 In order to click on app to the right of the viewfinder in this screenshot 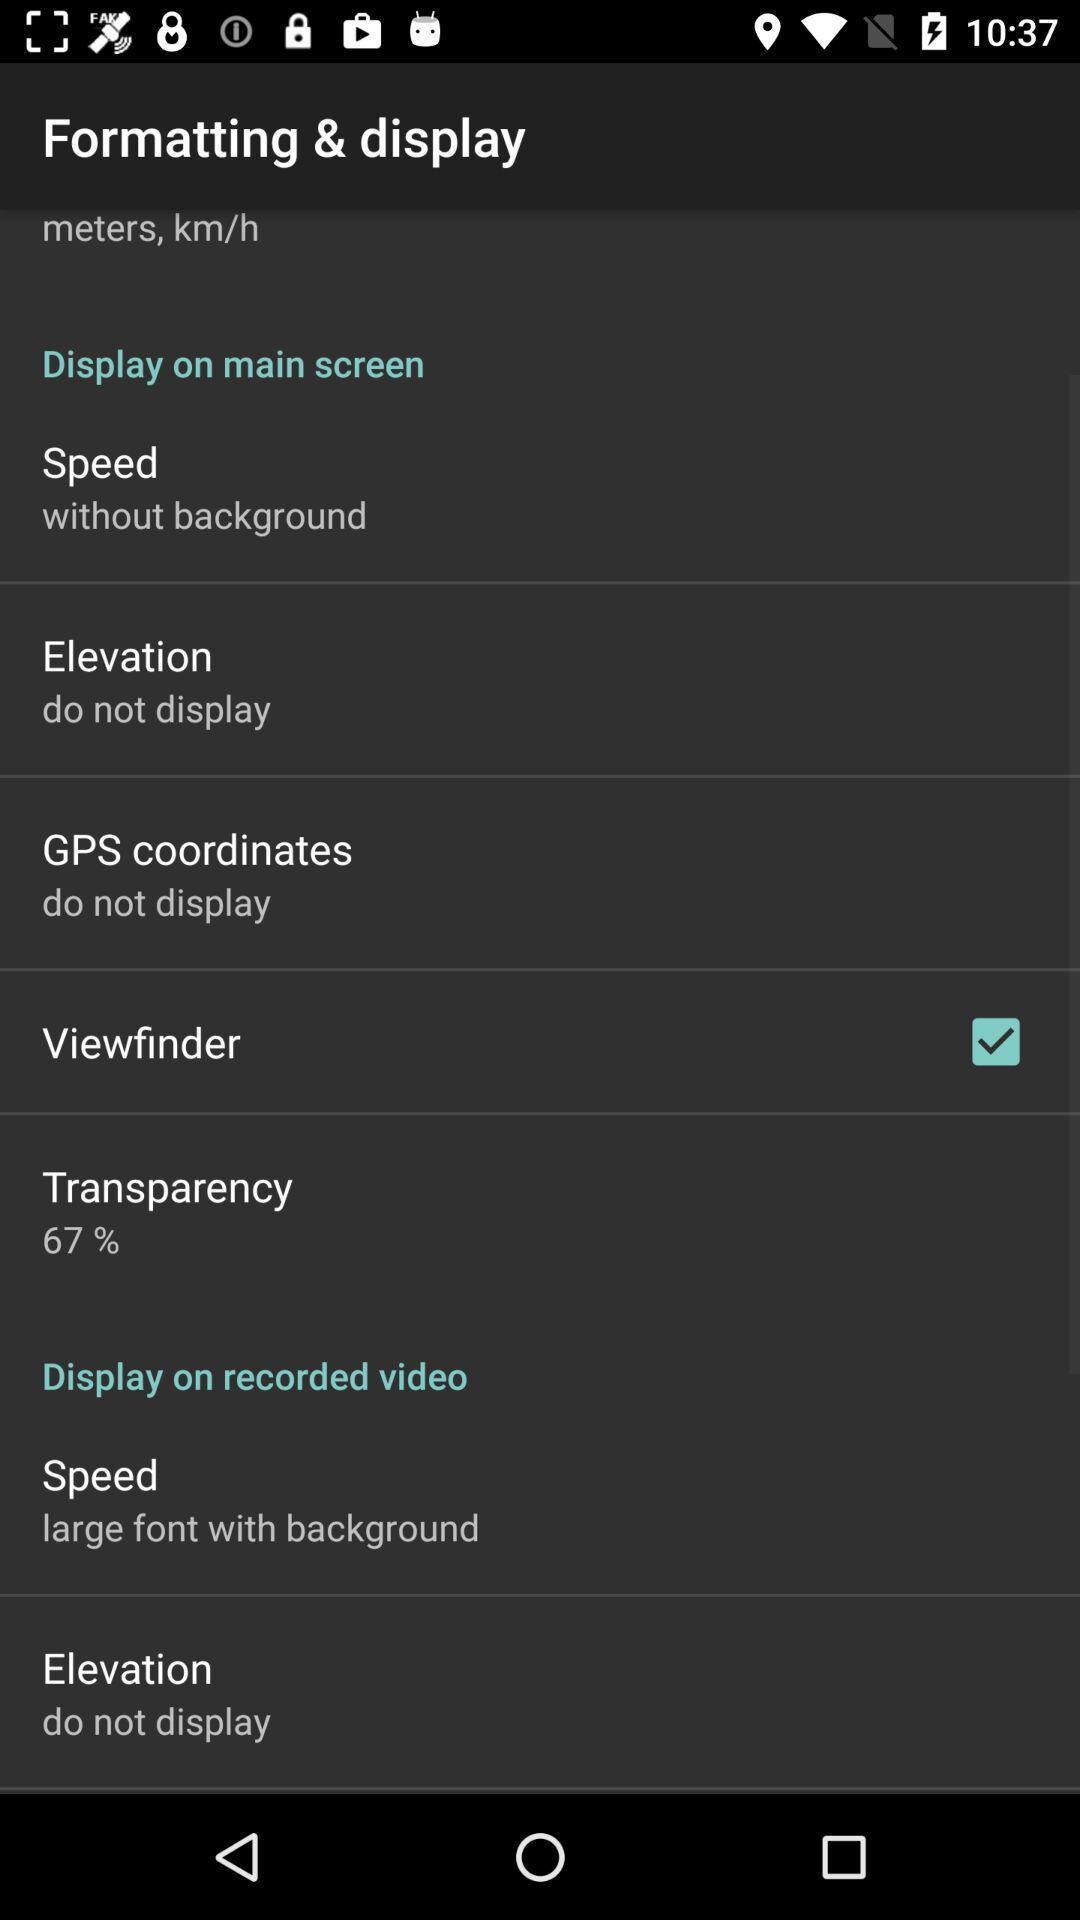, I will do `click(995, 1040)`.